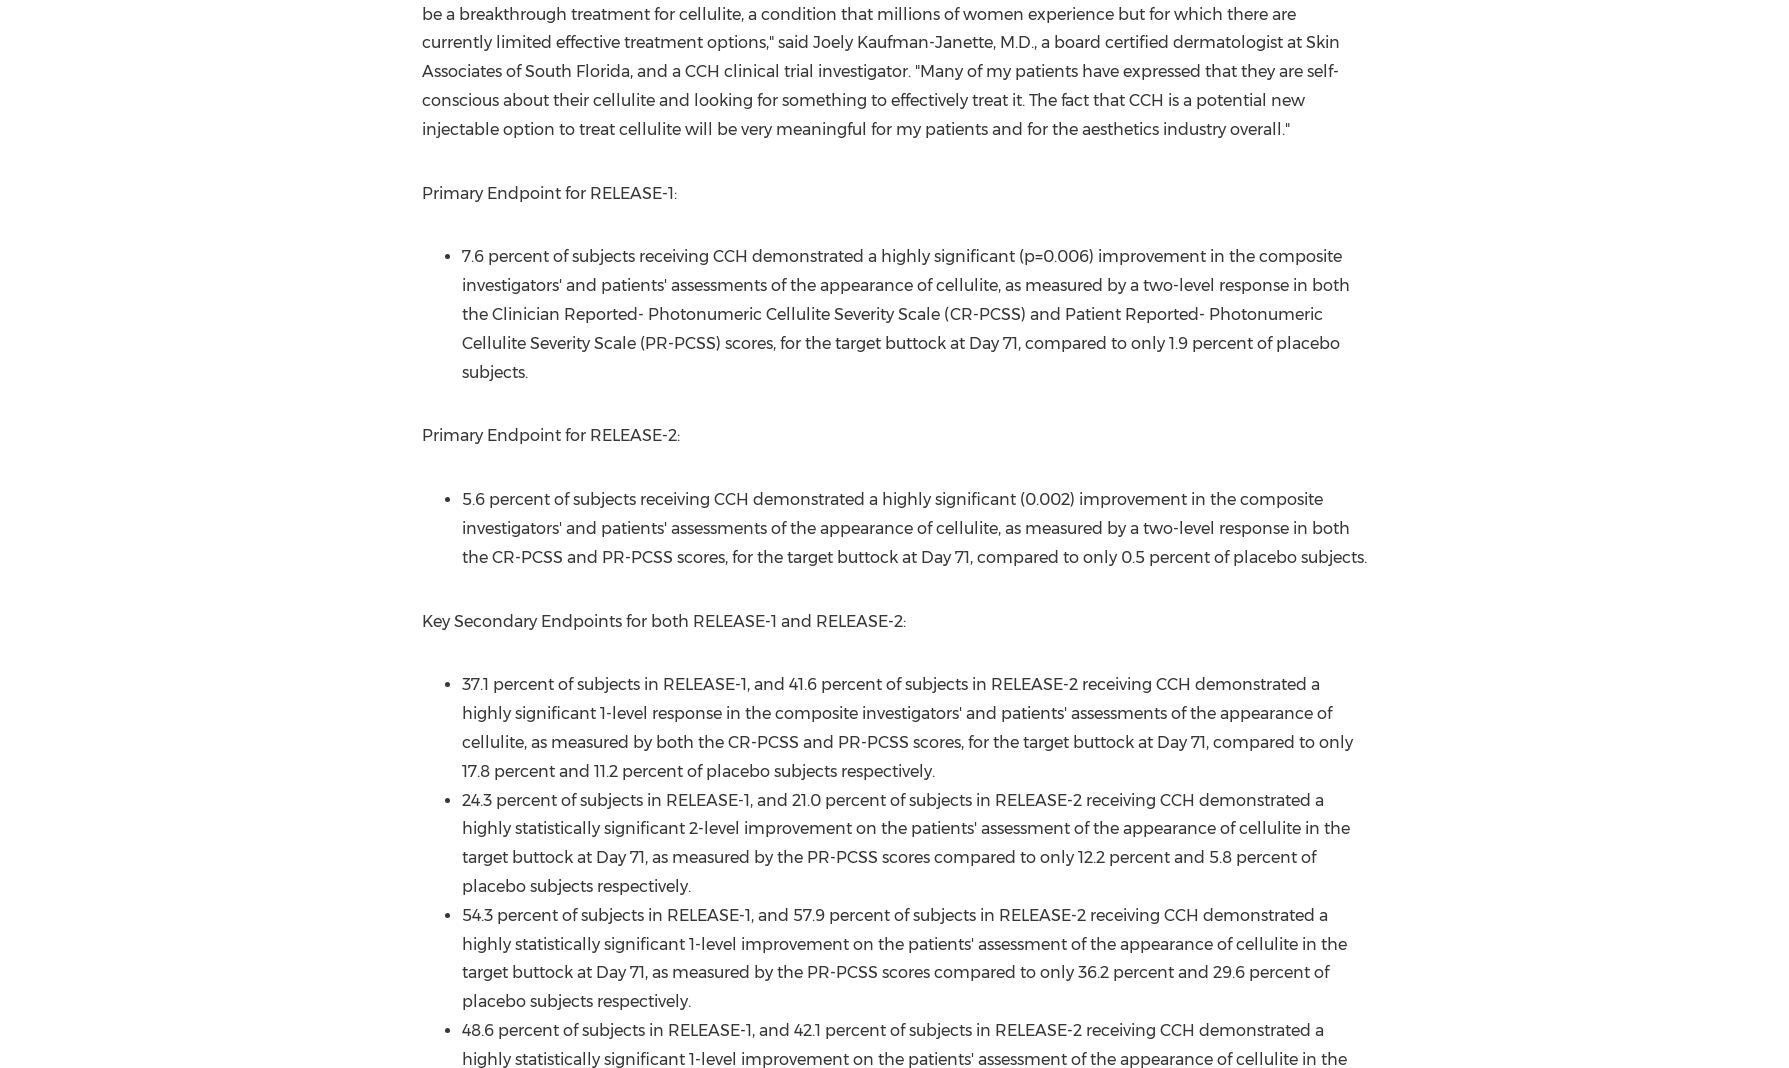  What do you see at coordinates (904, 841) in the screenshot?
I see `'24.3 percent of subjects in RELEASE-1, and 21.0 percent of subjects in RELEASE-2 receiving CCH demonstrated a highly statistically significant 2-level improvement on the patients' assessment of the appearance of cellulite in the target buttock at Day 71, as measured by the PR-PCSS scores compared to only 12.2 percent and 5.8 percent of placebo subjects respectively.'` at bounding box center [904, 841].